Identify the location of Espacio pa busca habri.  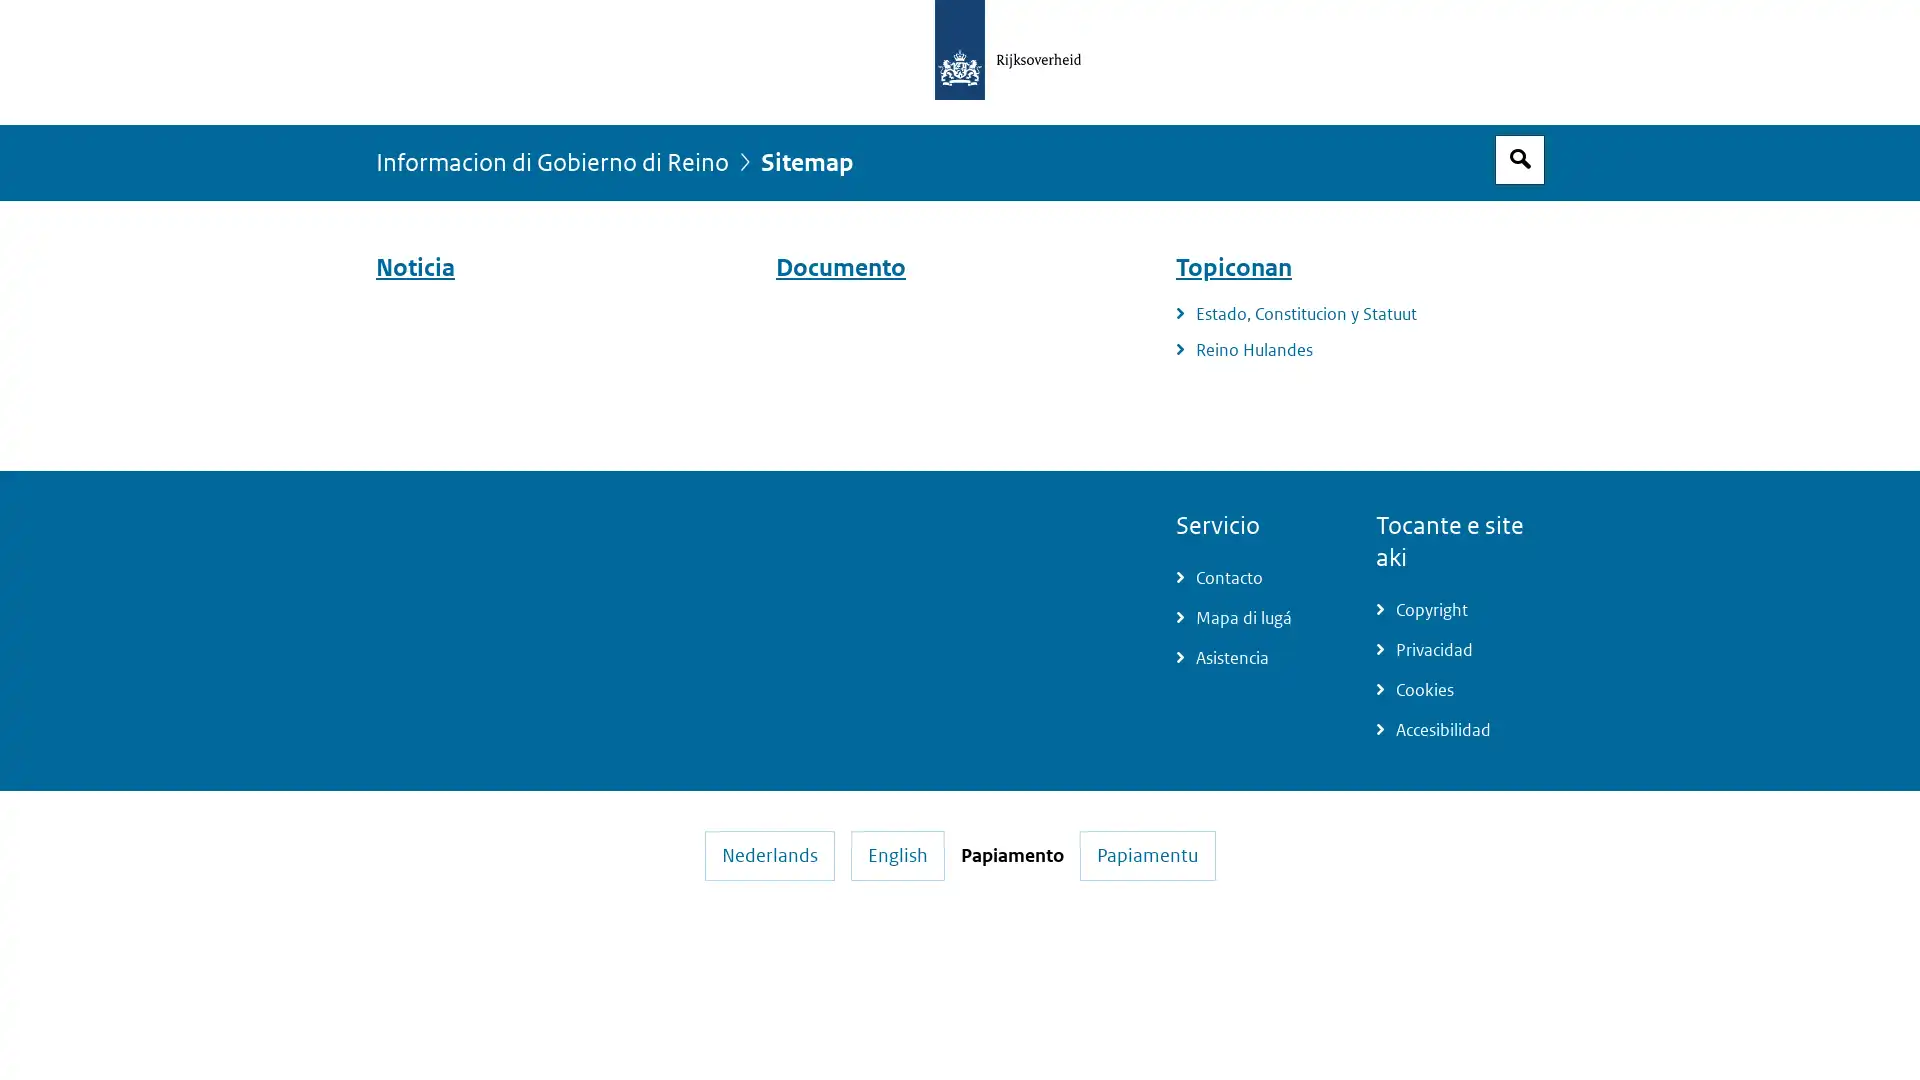
(1520, 158).